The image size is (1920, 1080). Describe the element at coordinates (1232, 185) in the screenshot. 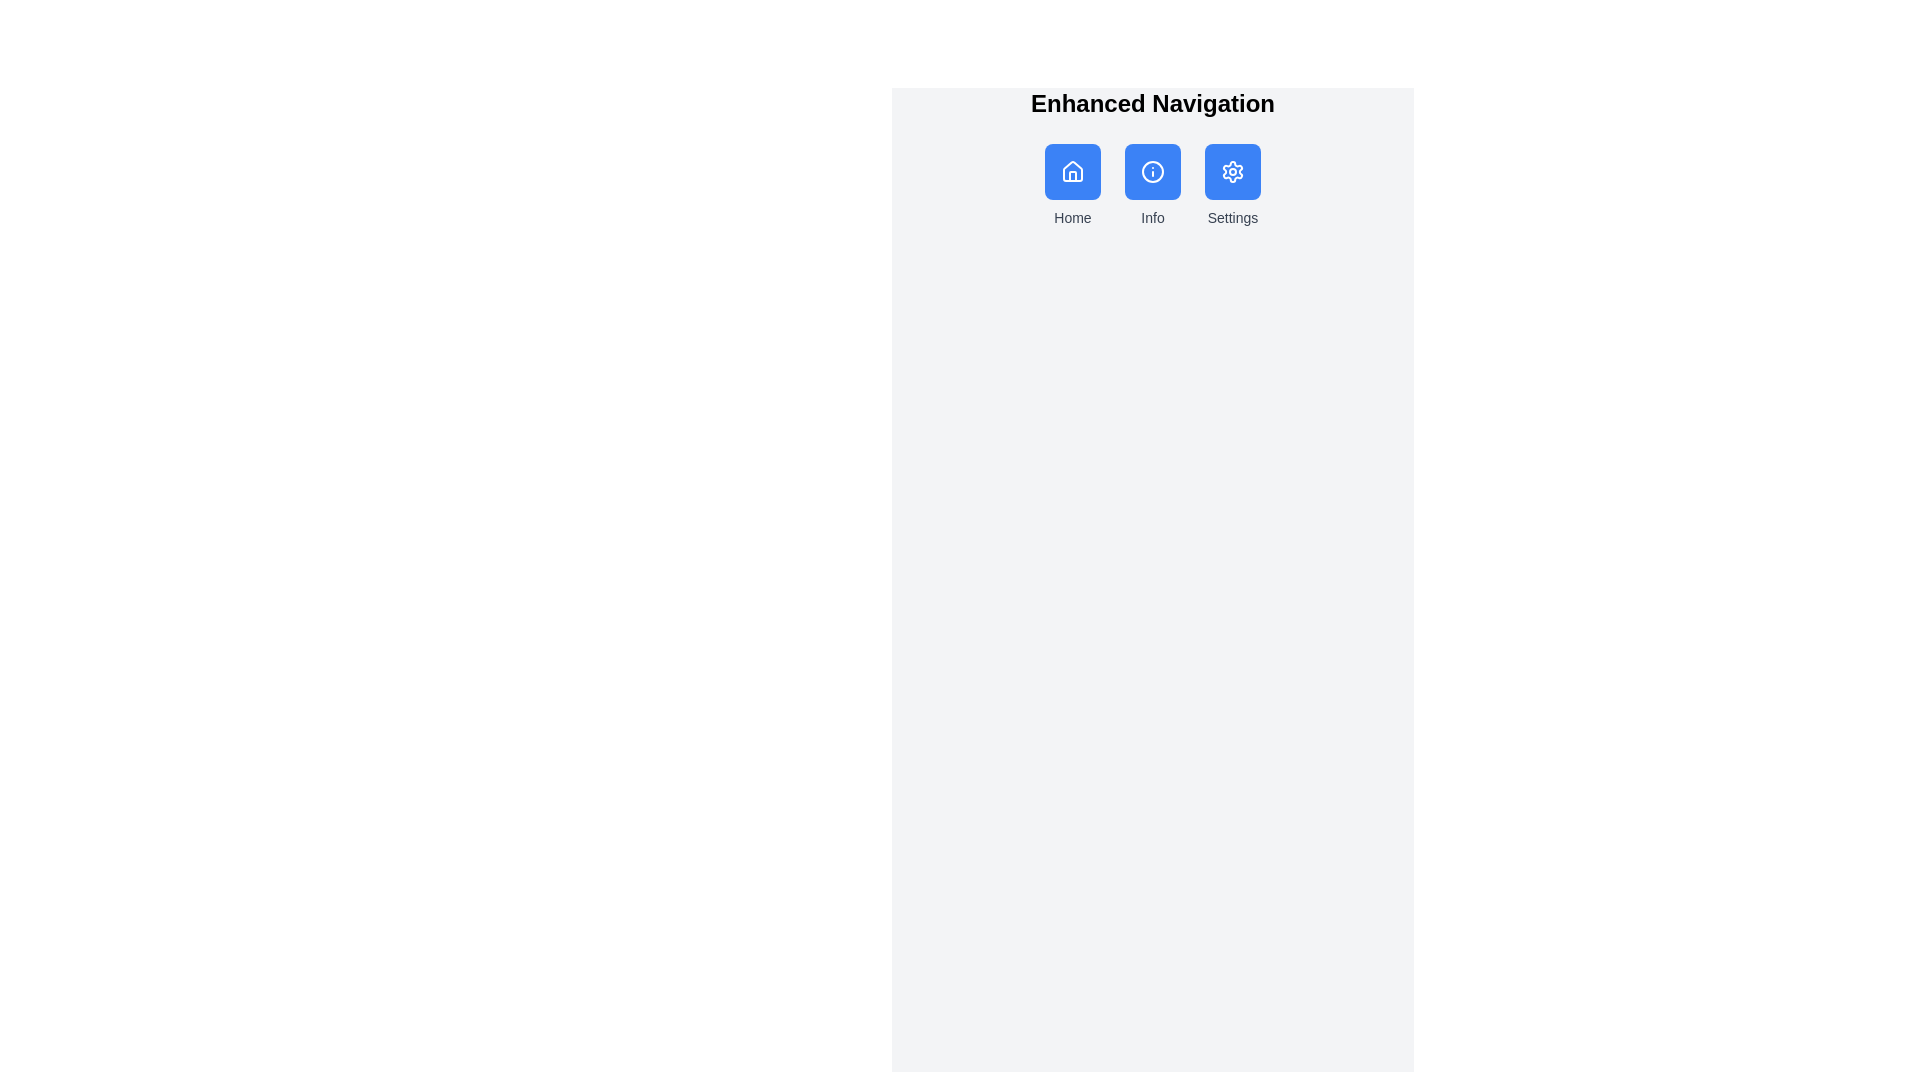

I see `the blue button with a white cogwheel icon labeled 'Settings'` at that location.